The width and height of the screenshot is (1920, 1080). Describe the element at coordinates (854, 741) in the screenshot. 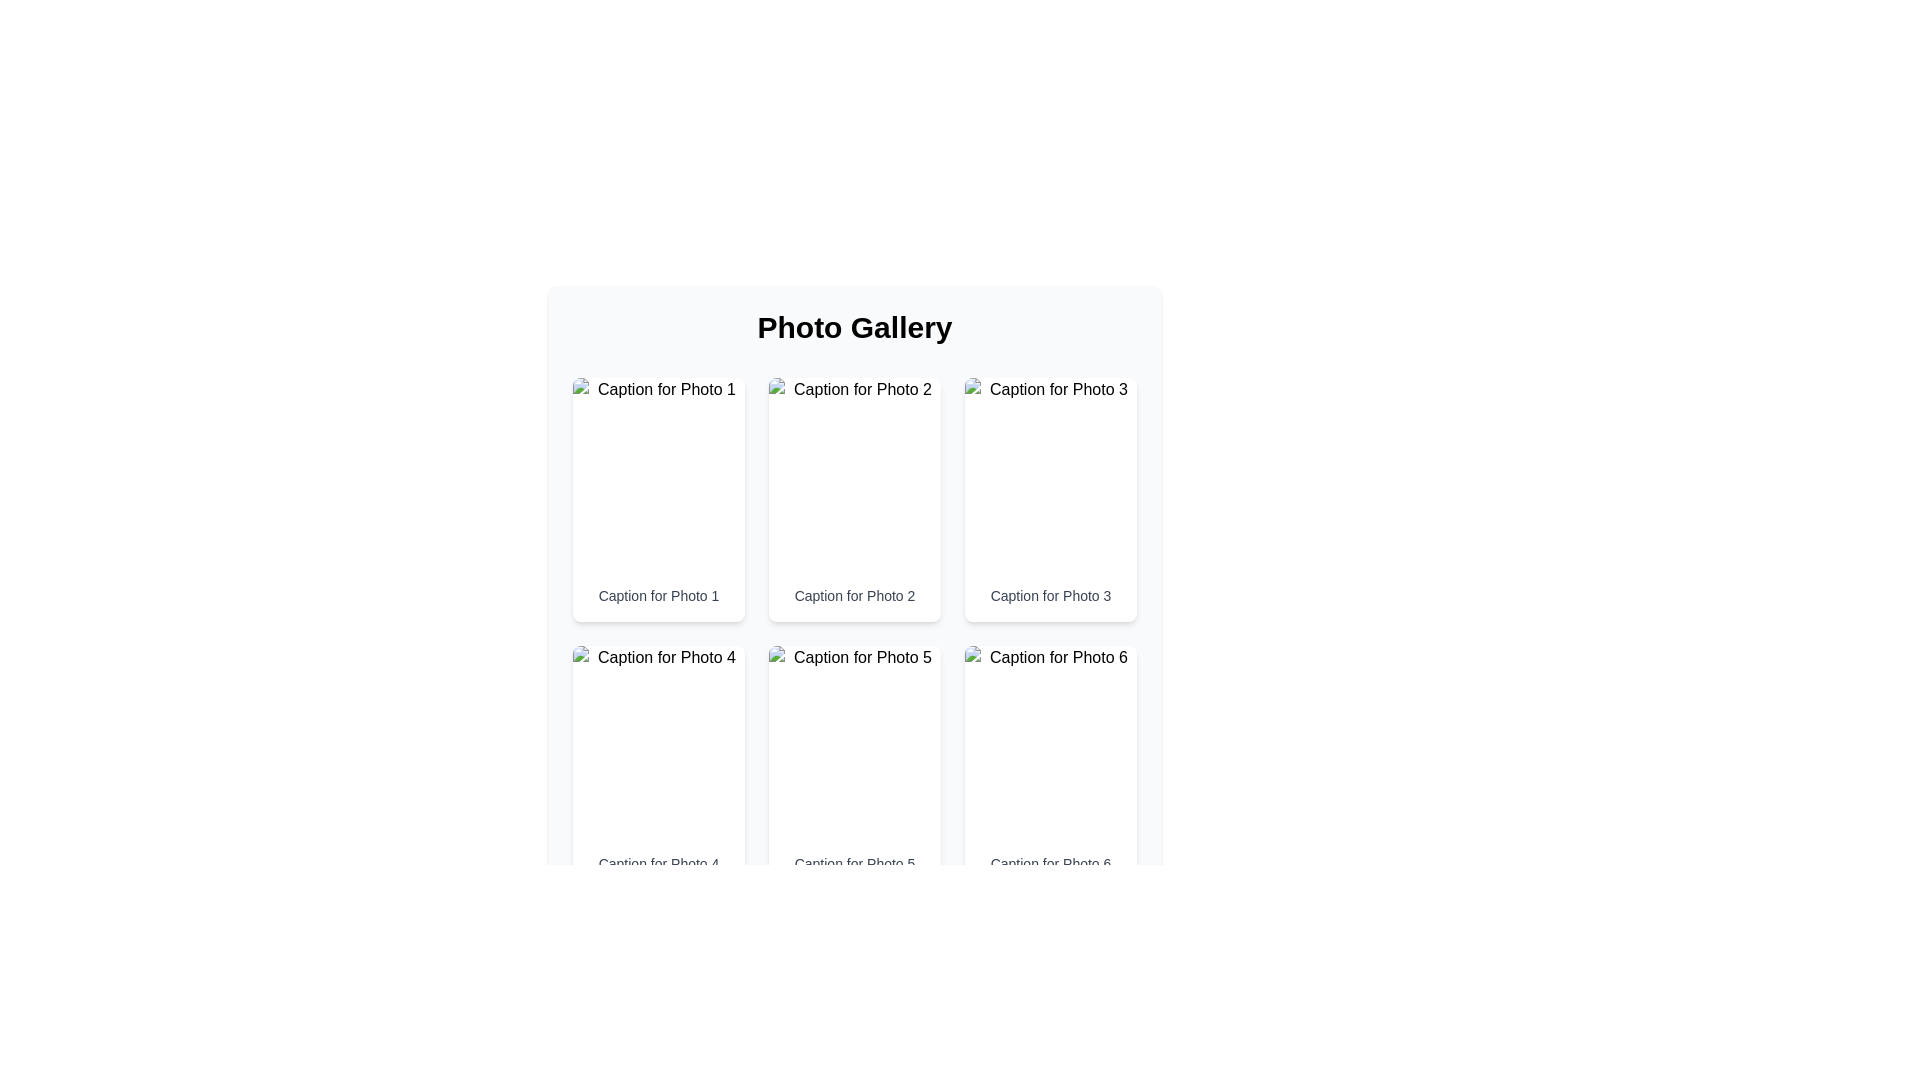

I see `the image element displaying 'Photo5', which is located at the top of the card in the second row, middle column of the grid layout` at that location.